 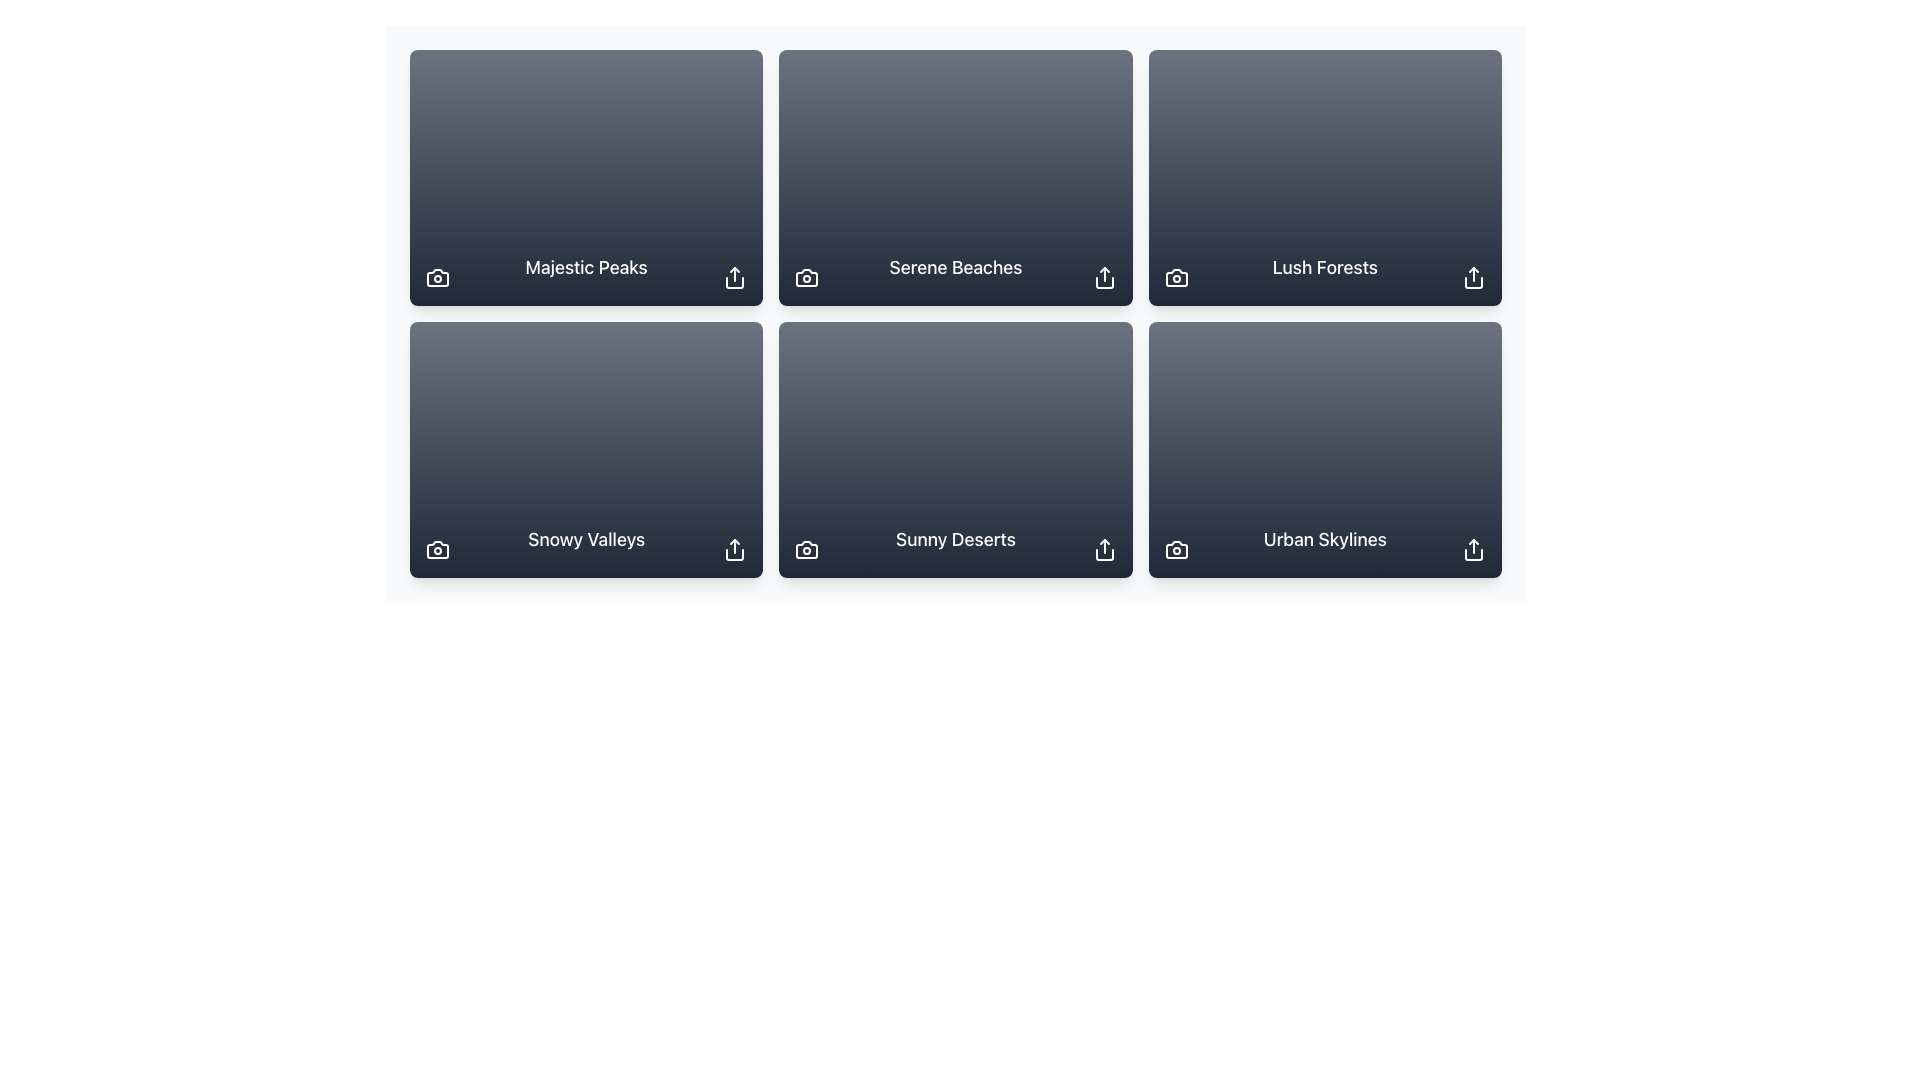 I want to click on the camera icon located in the bottom-left corner of the 'Sunny Deserts' card, which triggers photo-related functions, so click(x=807, y=550).